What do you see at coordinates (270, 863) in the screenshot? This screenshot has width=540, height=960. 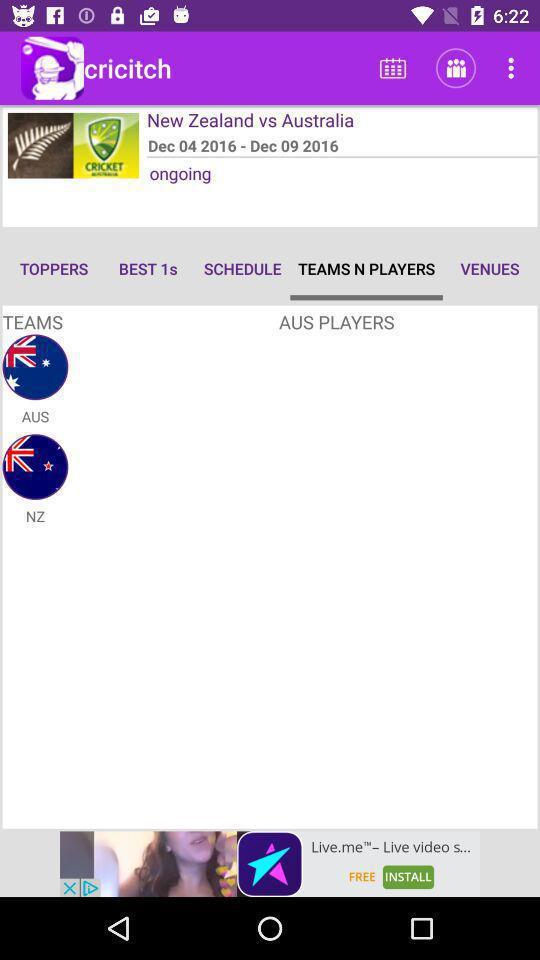 I see `install app` at bounding box center [270, 863].